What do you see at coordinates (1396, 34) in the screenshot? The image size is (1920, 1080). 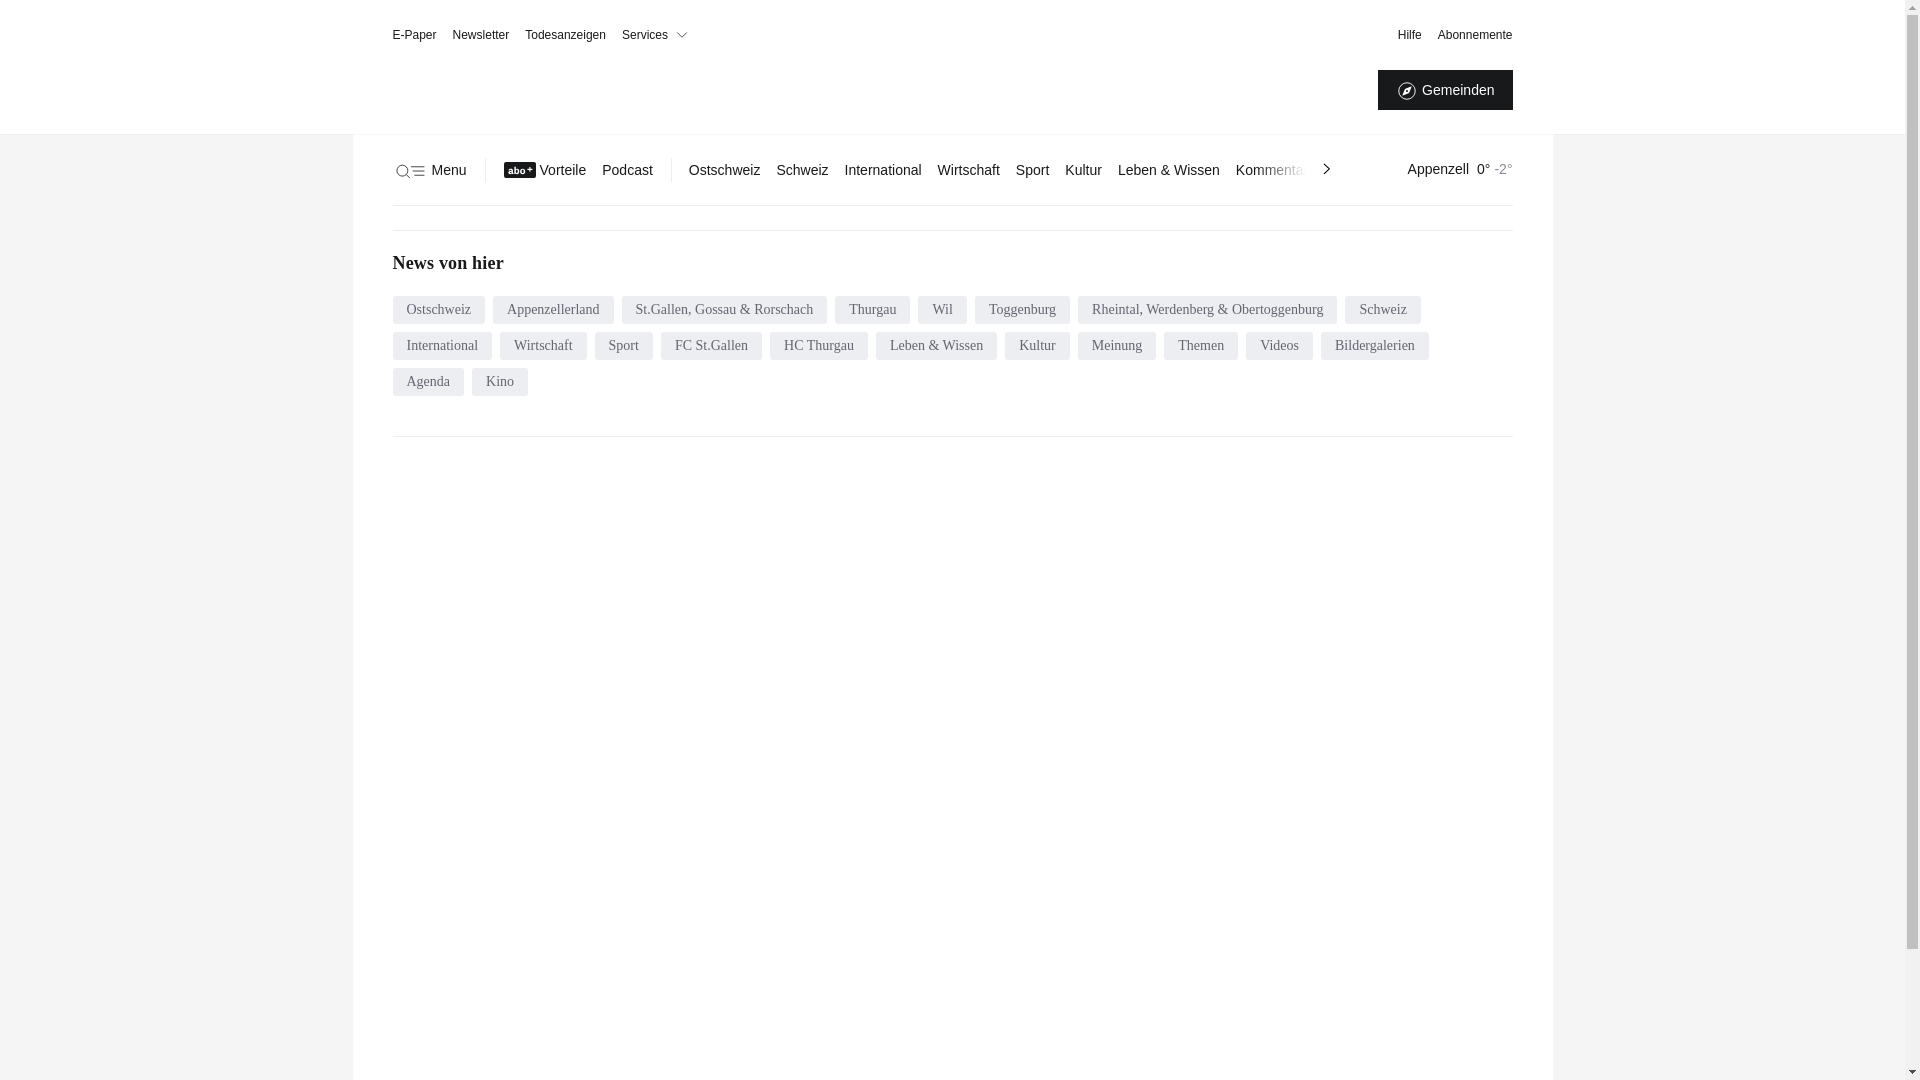 I see `'Hilfe'` at bounding box center [1396, 34].